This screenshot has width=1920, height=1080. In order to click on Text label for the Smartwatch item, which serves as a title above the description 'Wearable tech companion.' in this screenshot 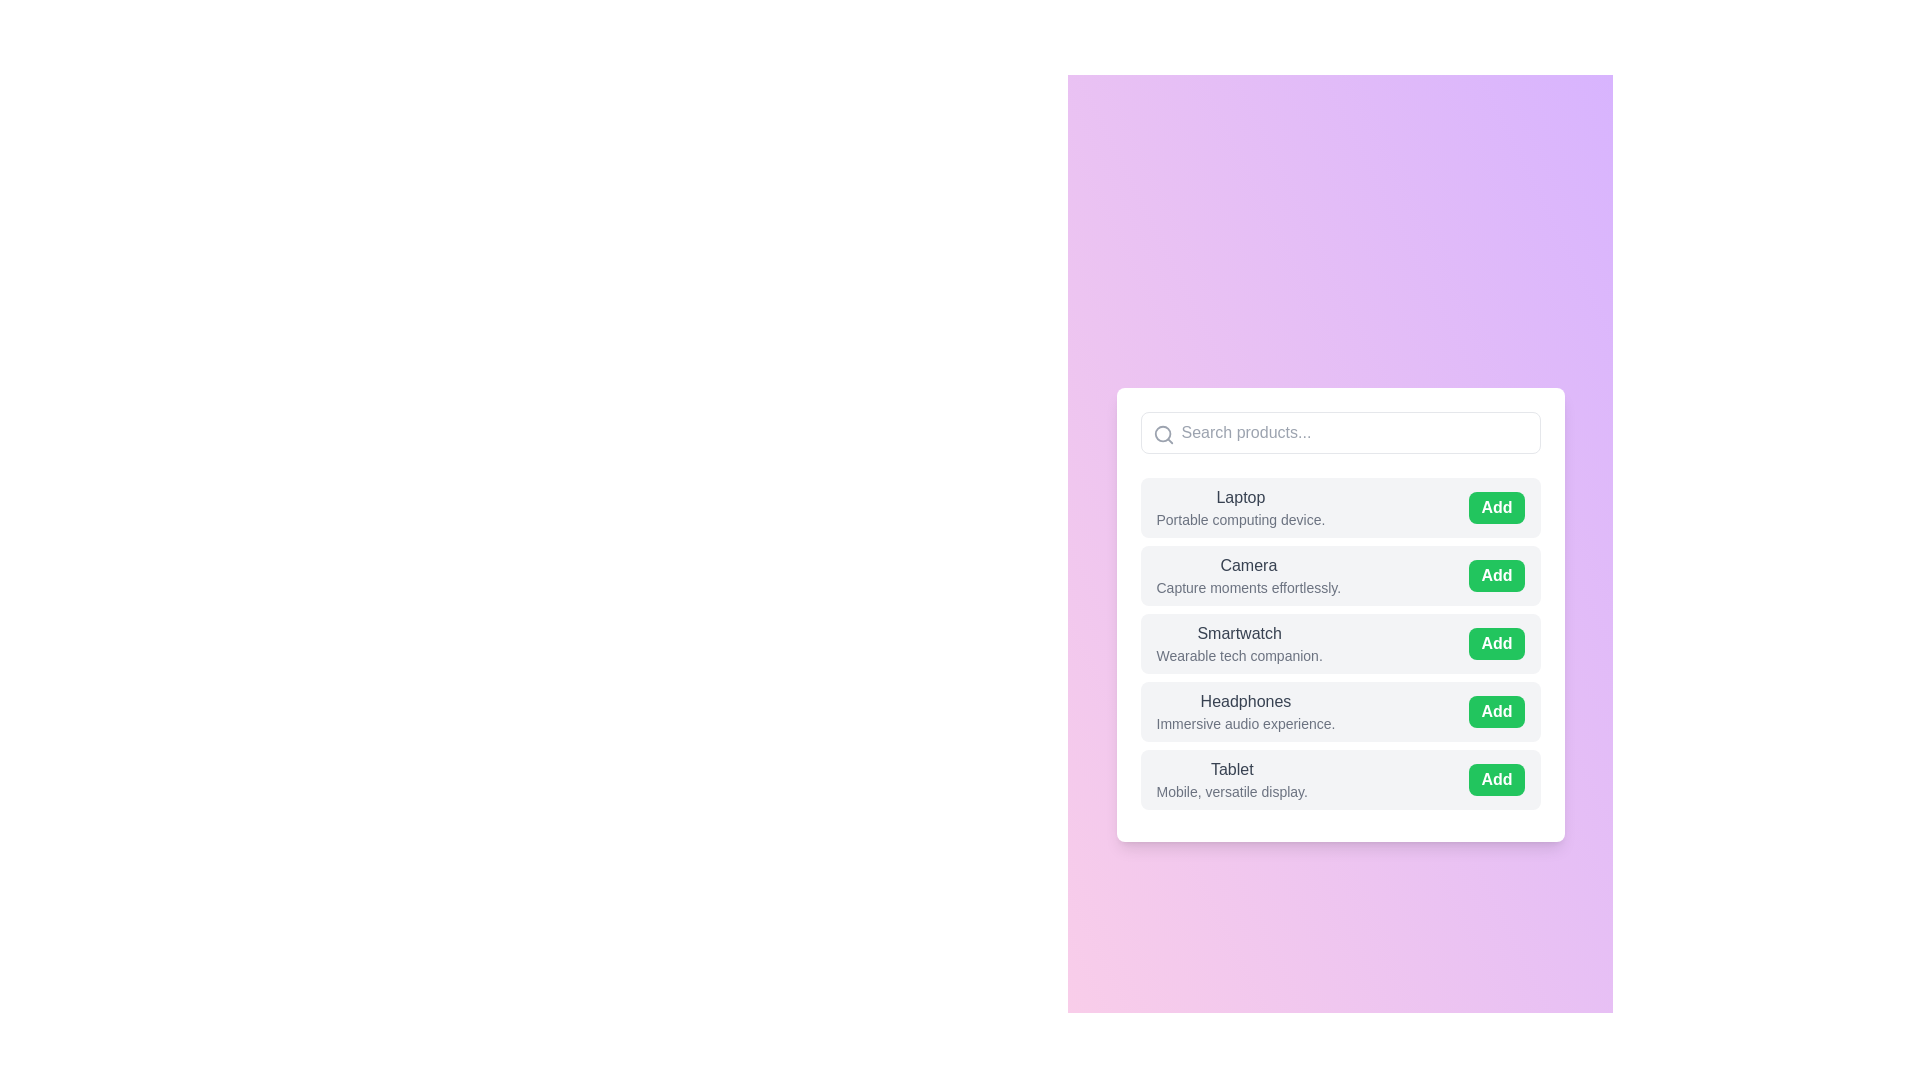, I will do `click(1238, 633)`.